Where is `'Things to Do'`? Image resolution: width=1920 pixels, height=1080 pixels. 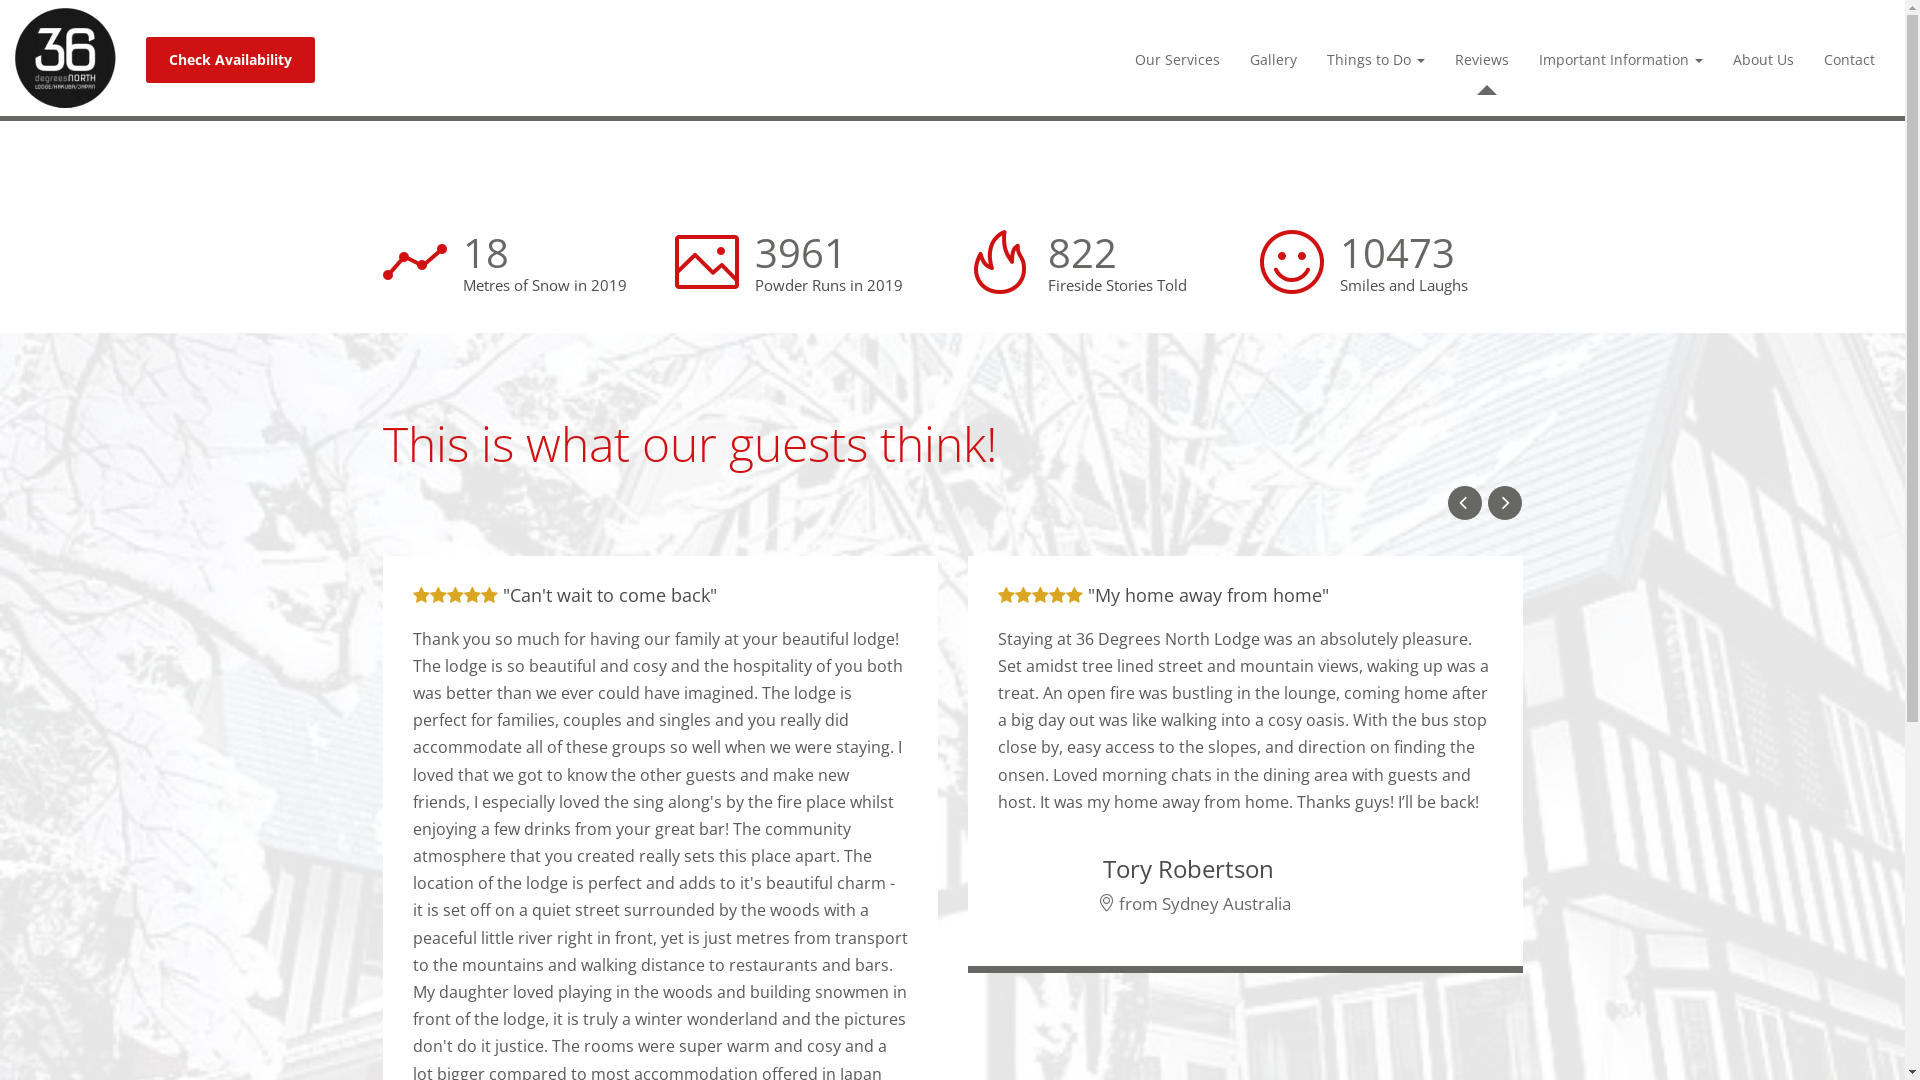
'Things to Do' is located at coordinates (1375, 59).